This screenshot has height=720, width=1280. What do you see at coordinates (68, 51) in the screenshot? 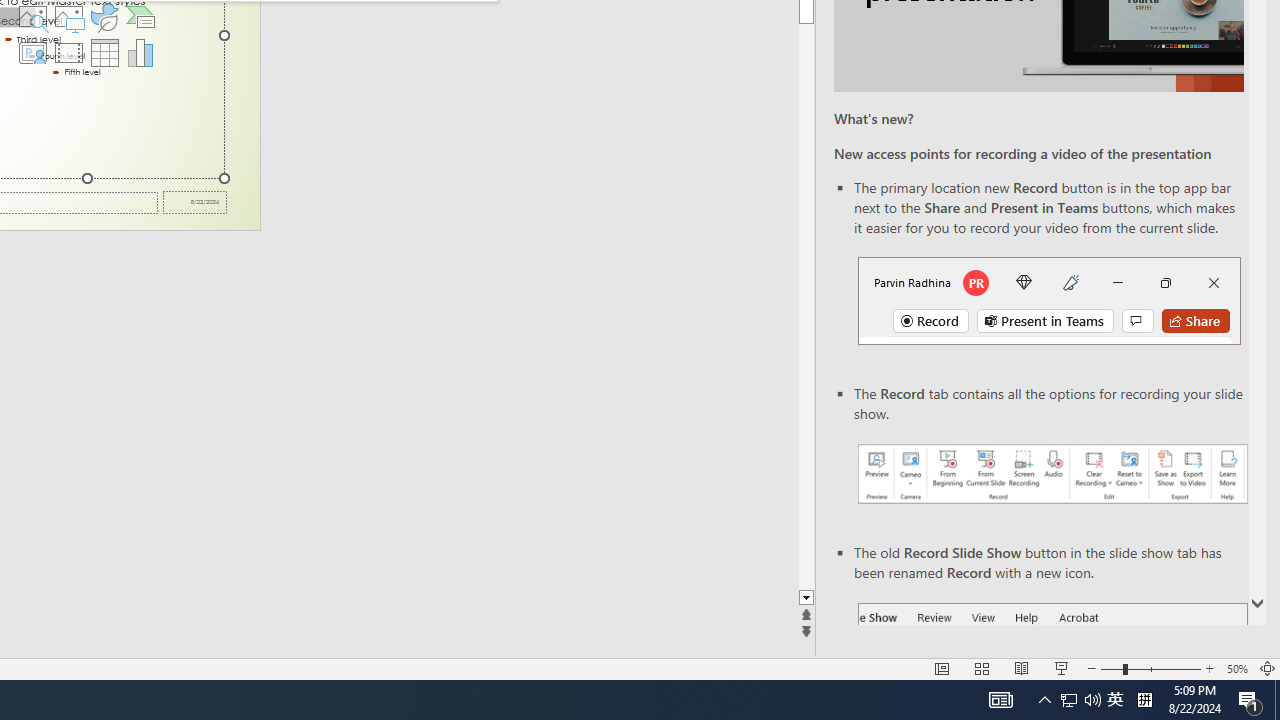
I see `'Insert Video'` at bounding box center [68, 51].